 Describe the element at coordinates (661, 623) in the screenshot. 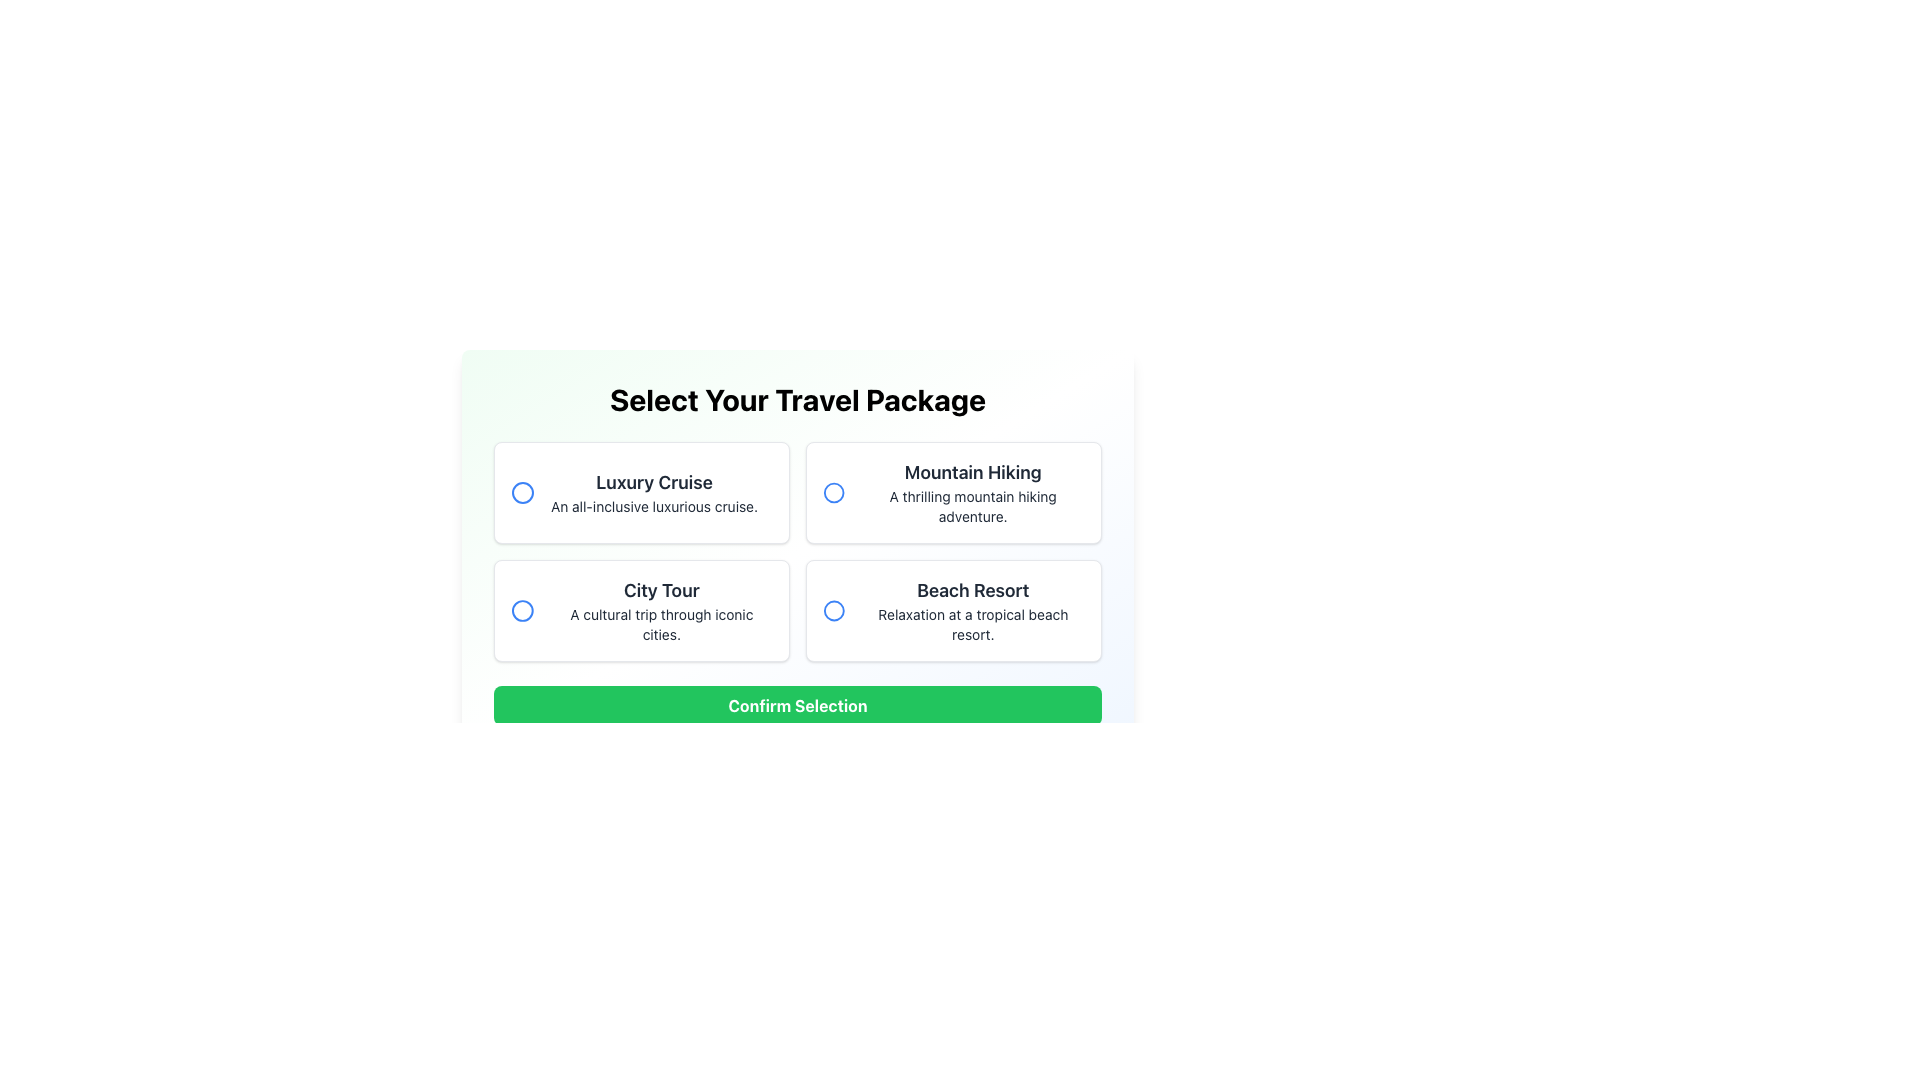

I see `the text label containing the phrase 'A cultural trip through iconic cities.'` at that location.